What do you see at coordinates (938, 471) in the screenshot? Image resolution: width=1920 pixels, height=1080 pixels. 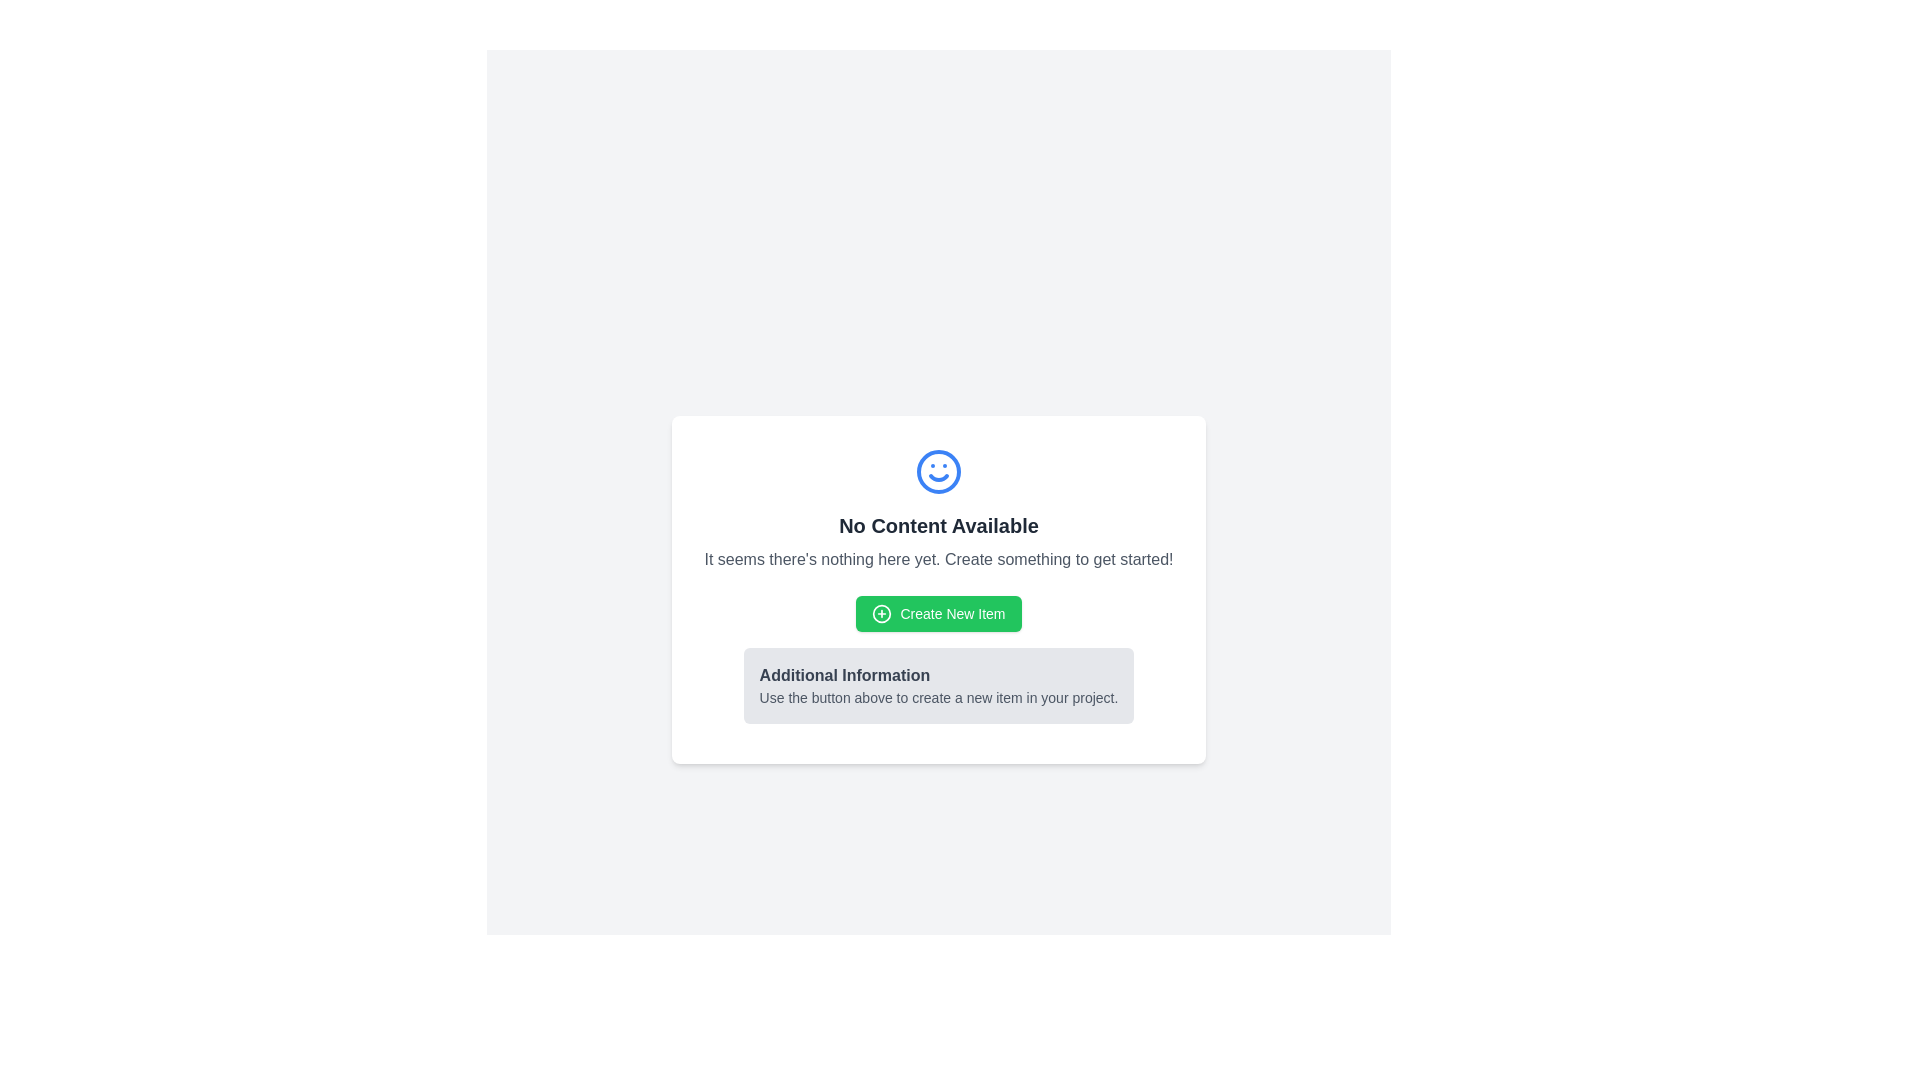 I see `the outermost circular boundary of the smiley face icon, which serves a decorative purpose within the 'No Content Available' message card` at bounding box center [938, 471].